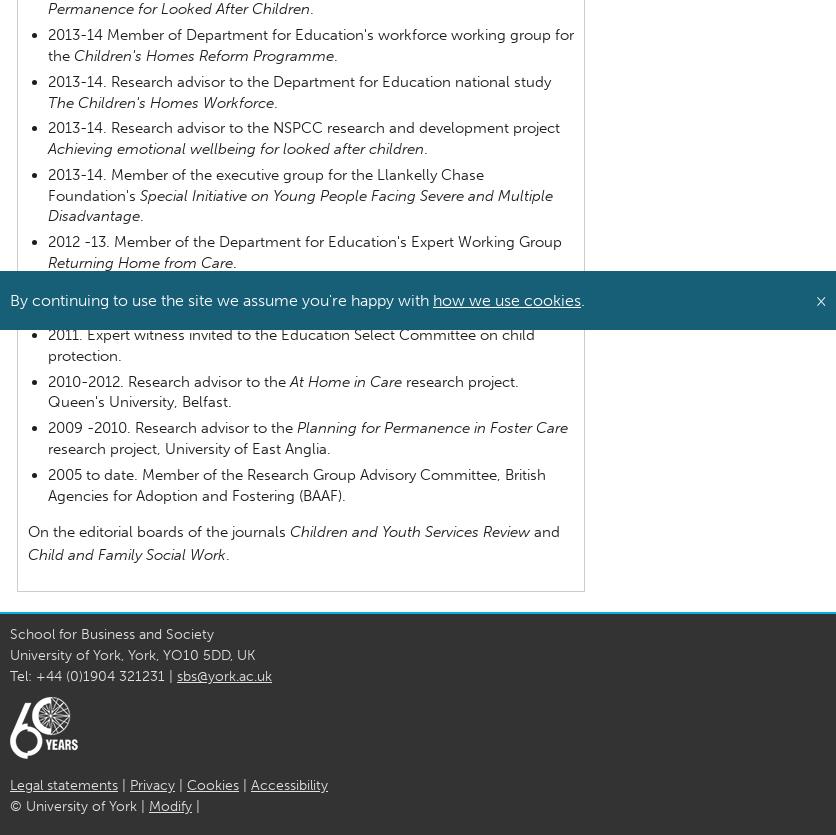 The image size is (836, 835). Describe the element at coordinates (298, 80) in the screenshot. I see `'2013-14. Research advisor to the Department for Education national study'` at that location.